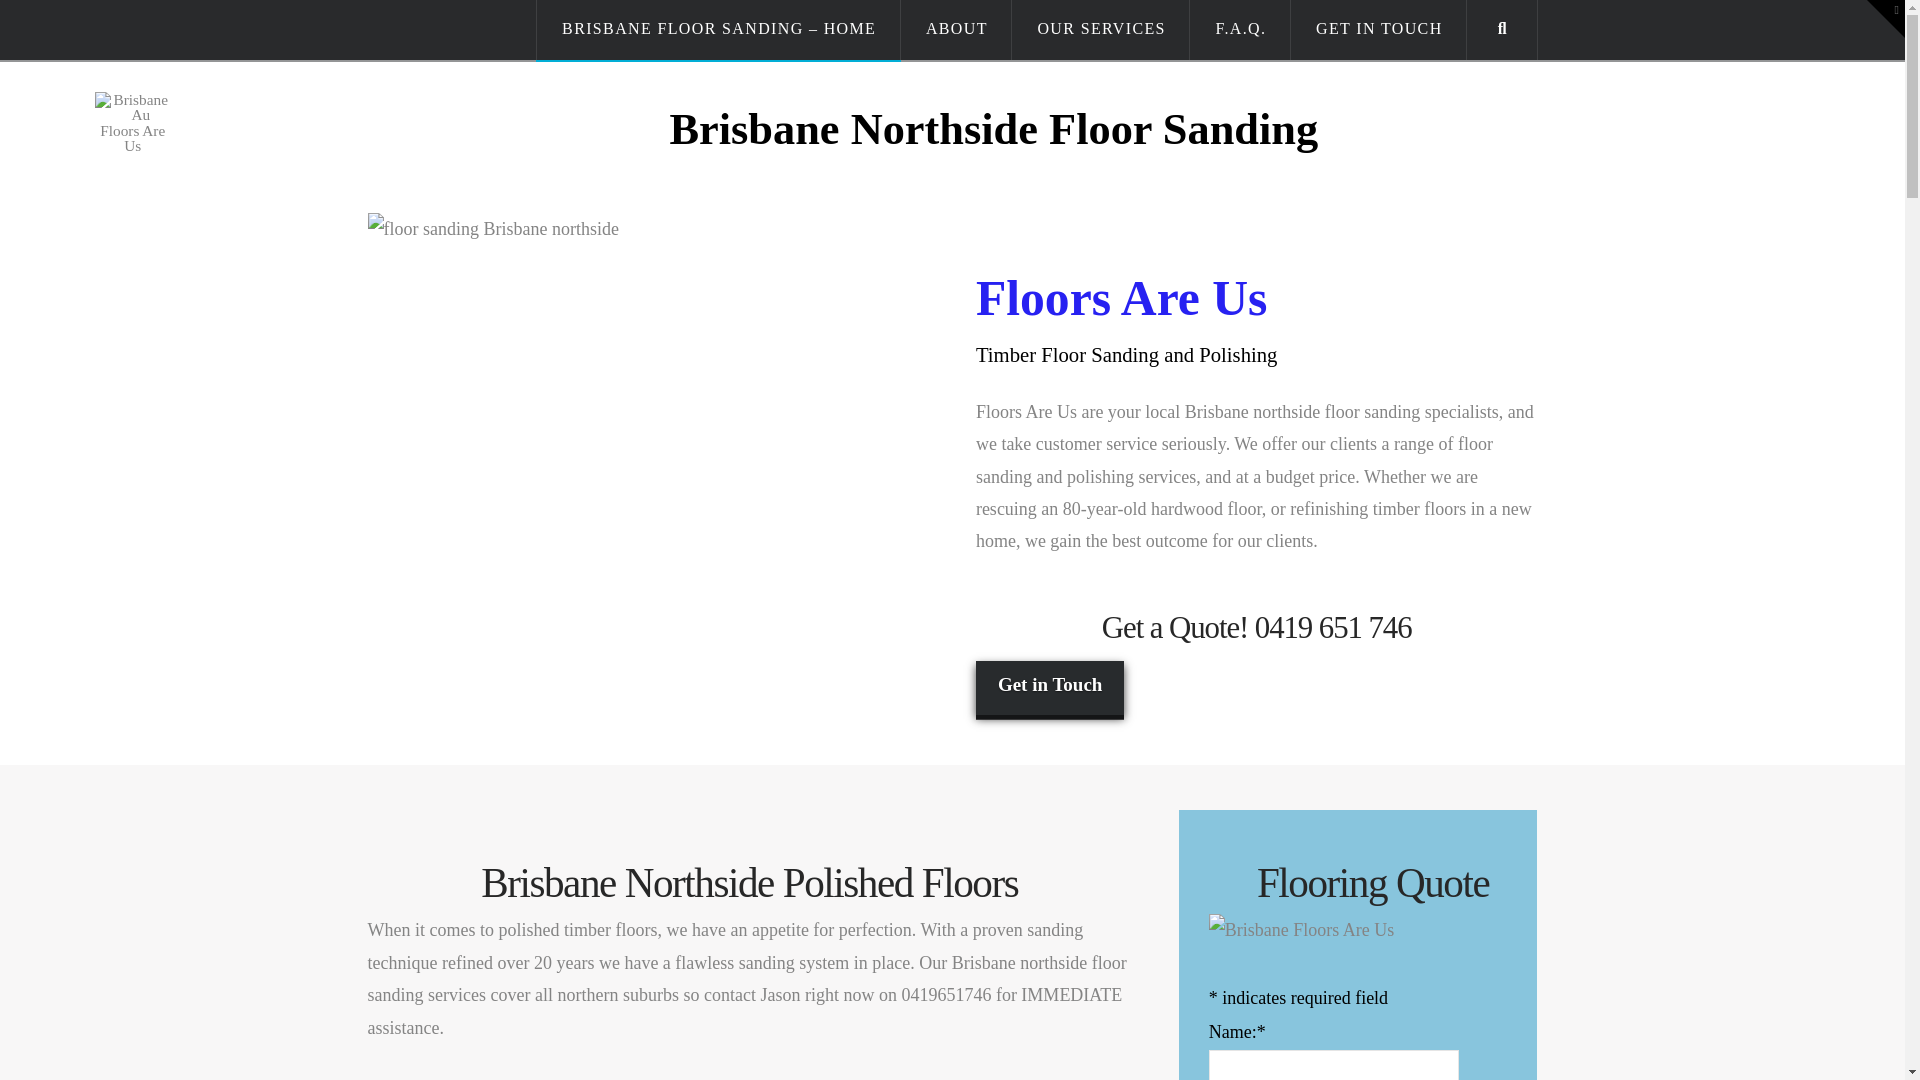 The width and height of the screenshot is (1920, 1080). Describe the element at coordinates (1239, 30) in the screenshot. I see `'F.A.Q.'` at that location.